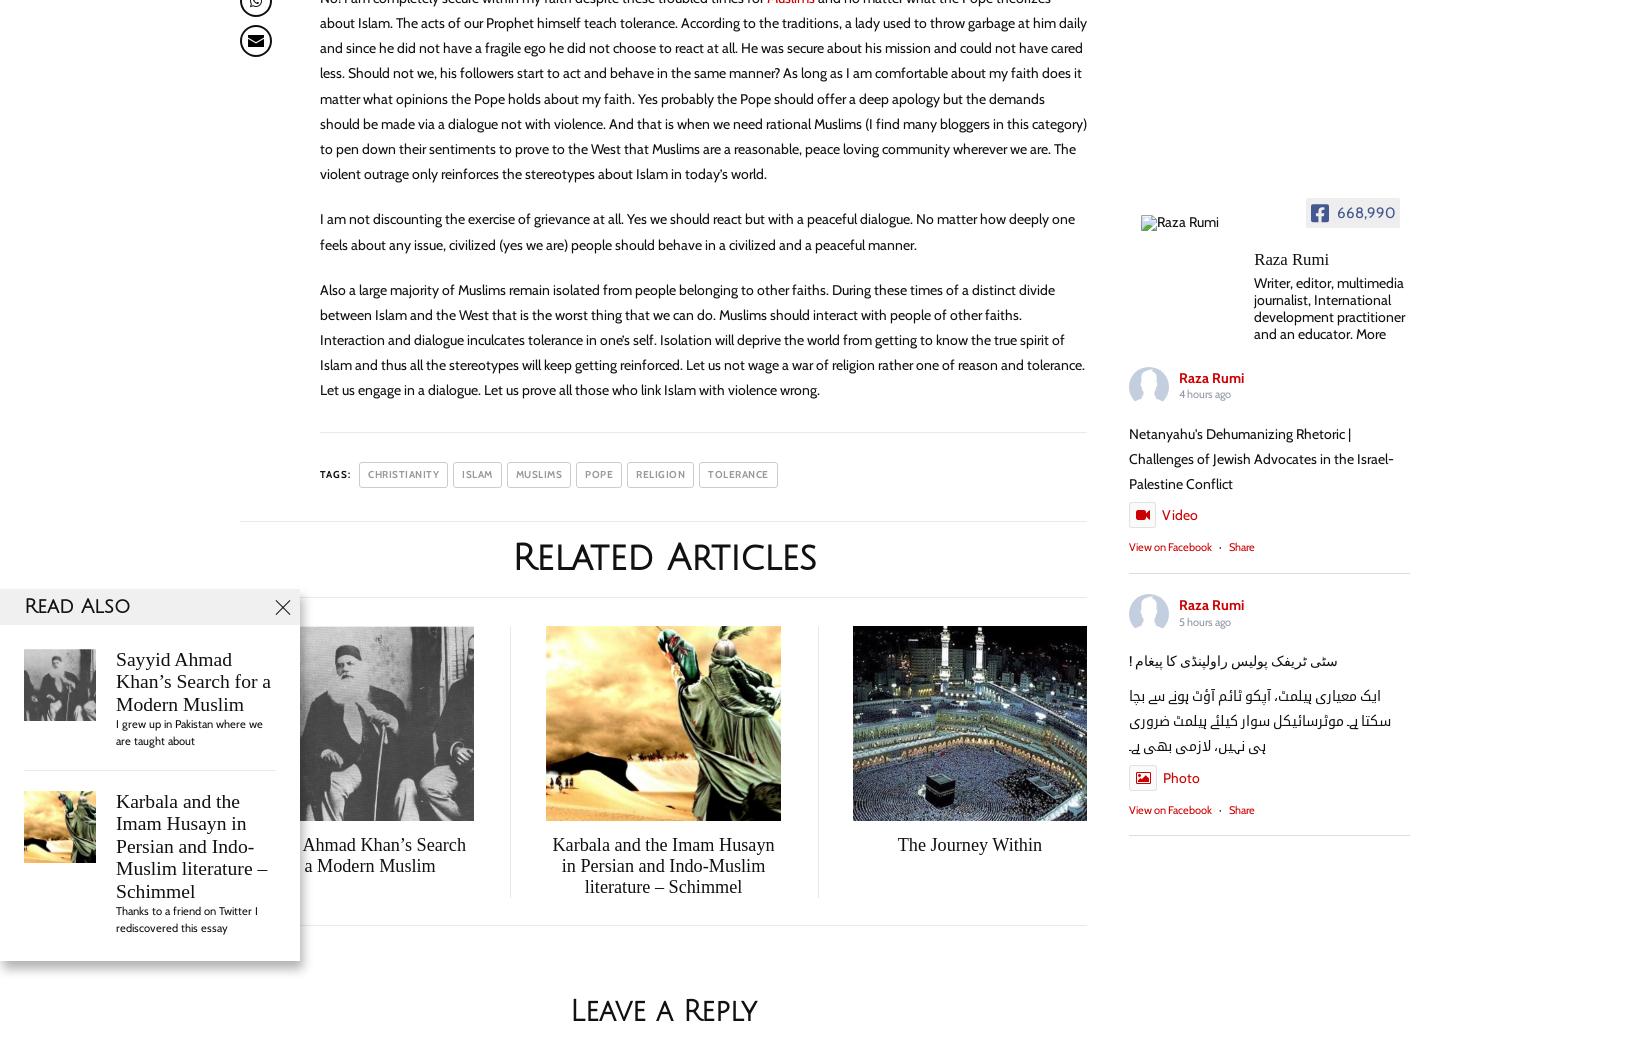  Describe the element at coordinates (707, 472) in the screenshot. I see `'tolerance'` at that location.